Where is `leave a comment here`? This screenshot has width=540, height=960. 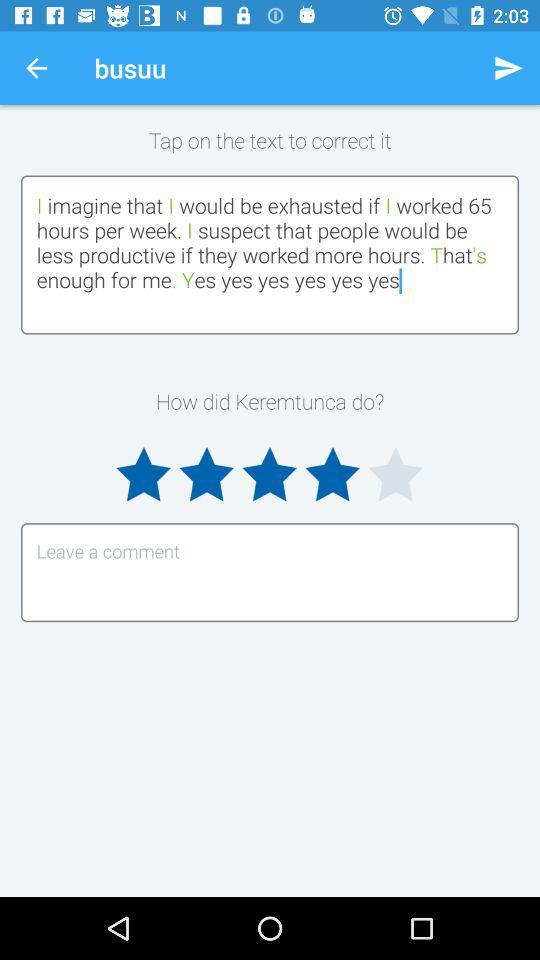
leave a comment here is located at coordinates (270, 572).